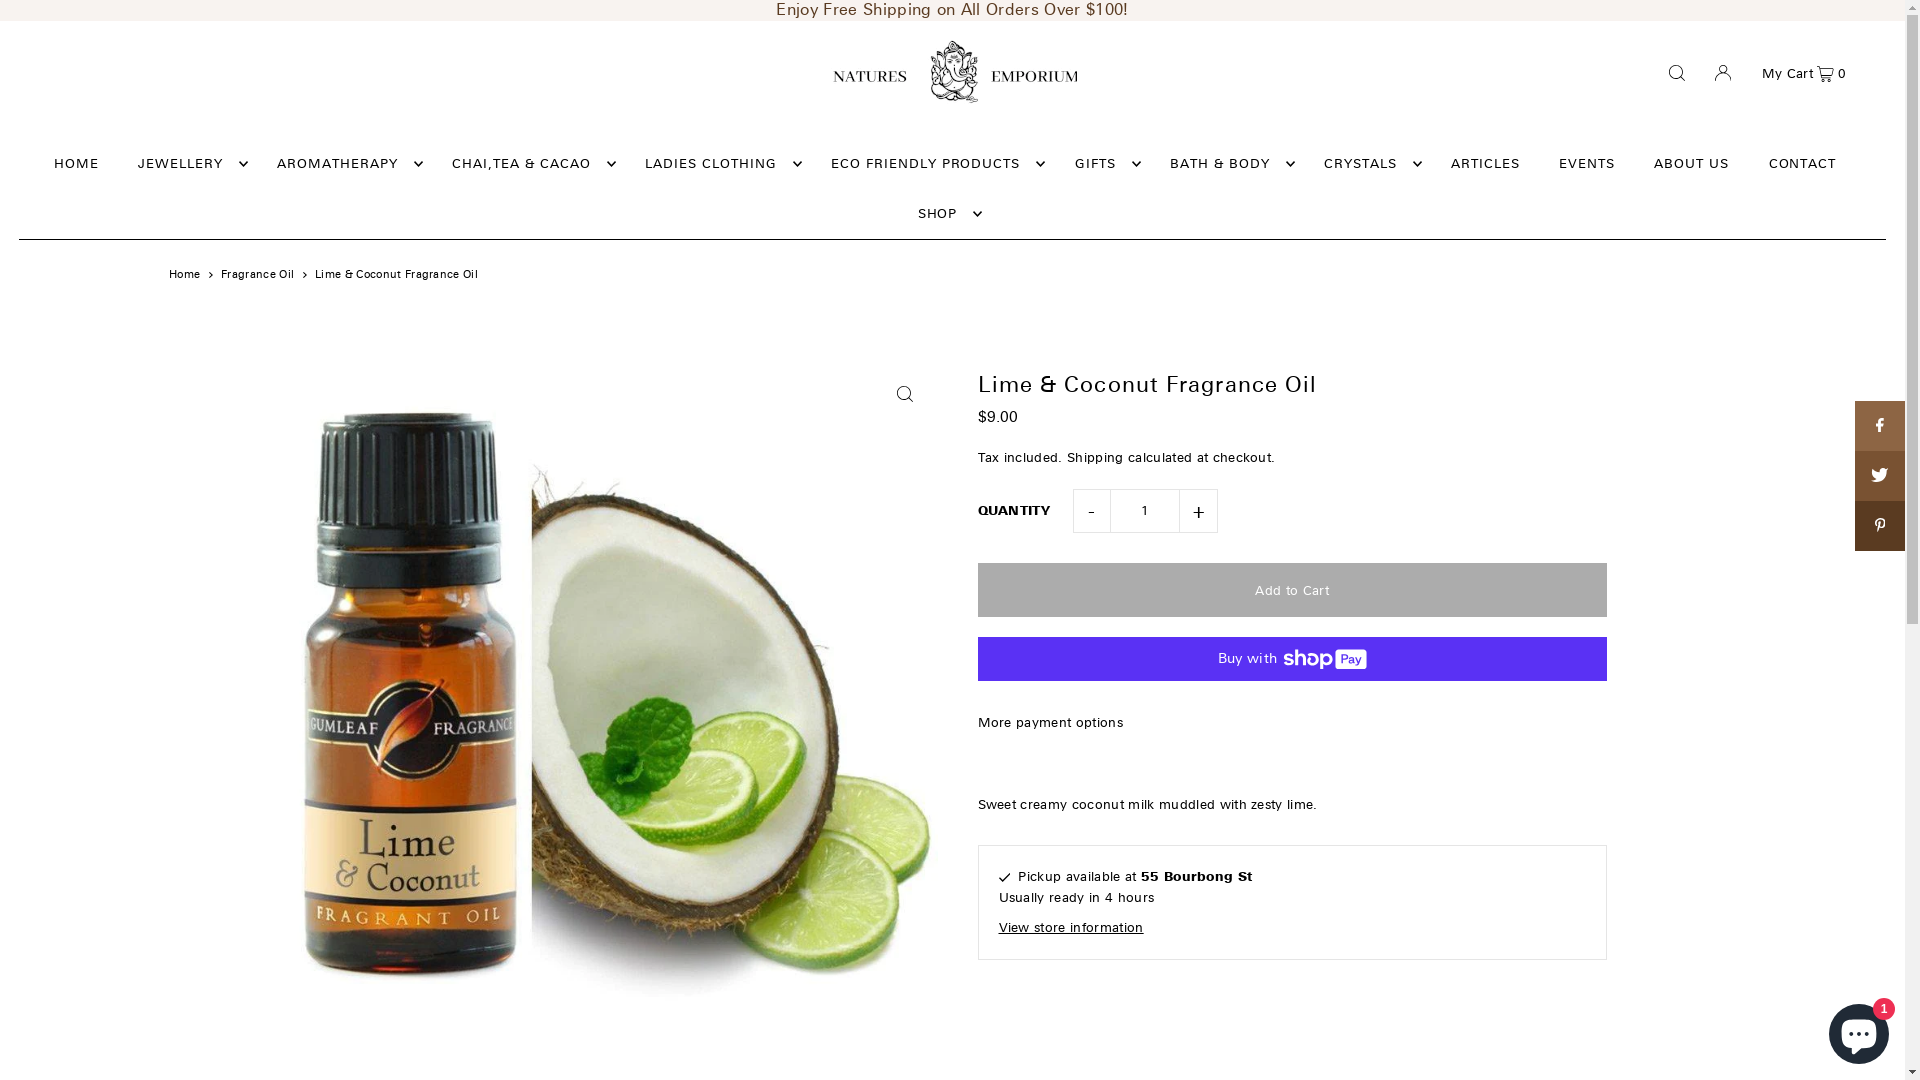  I want to click on 'CRYSTALS', so click(1367, 163).